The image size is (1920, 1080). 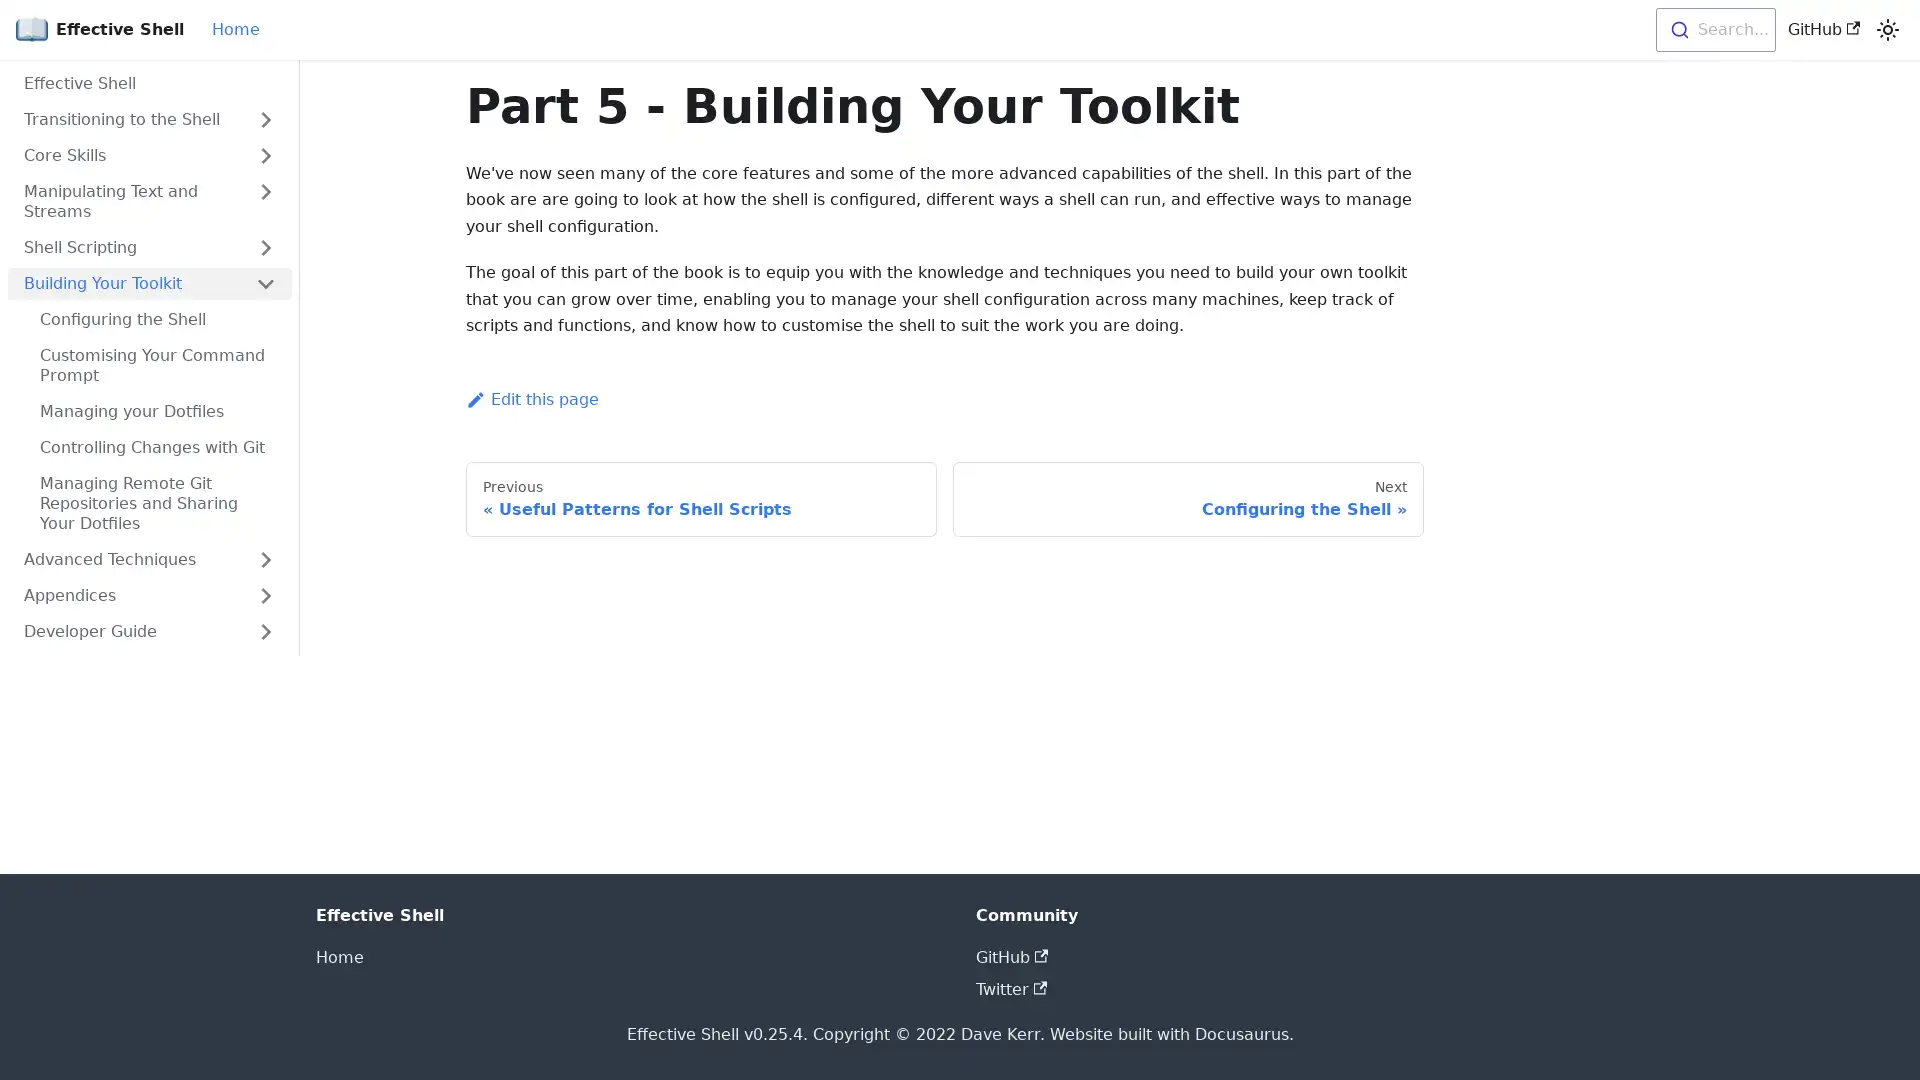 I want to click on Toggle the collapsible sidebar category 'Shell Scripting', so click(x=264, y=246).